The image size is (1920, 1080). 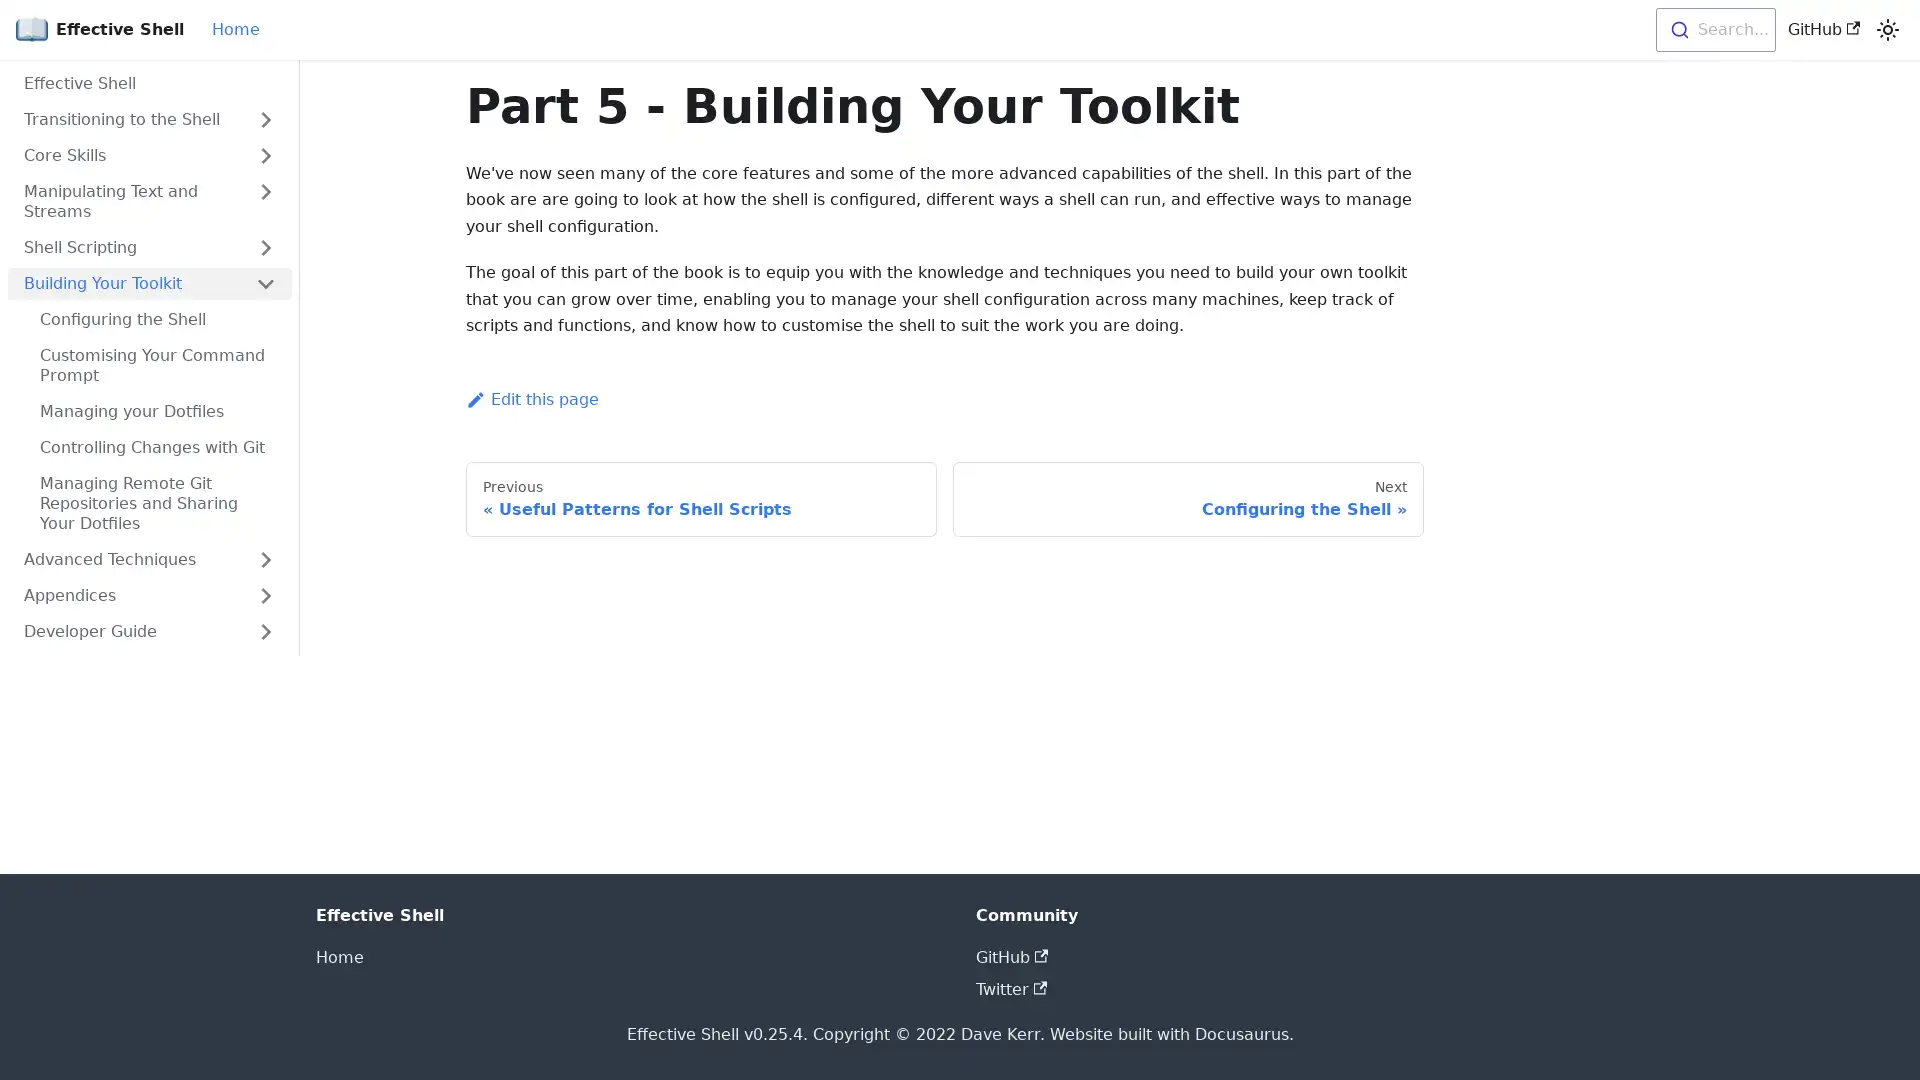 I want to click on Toggle the collapsible sidebar category 'Shell Scripting', so click(x=264, y=246).